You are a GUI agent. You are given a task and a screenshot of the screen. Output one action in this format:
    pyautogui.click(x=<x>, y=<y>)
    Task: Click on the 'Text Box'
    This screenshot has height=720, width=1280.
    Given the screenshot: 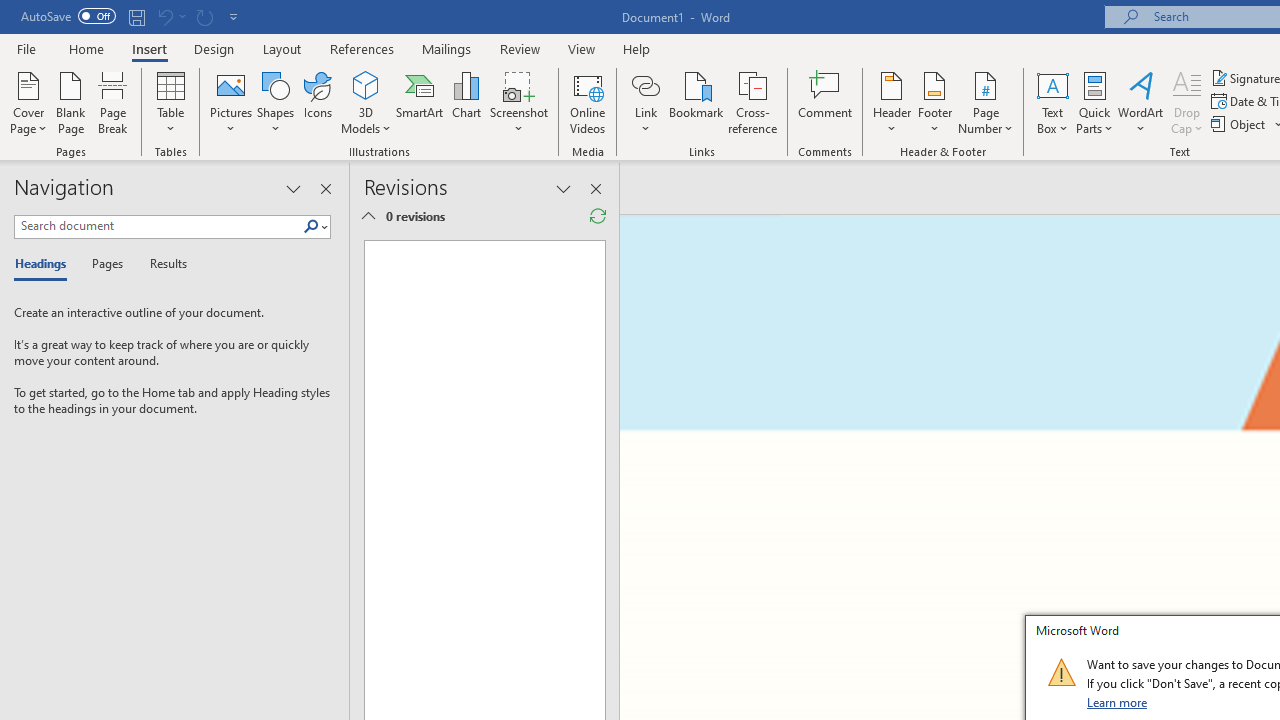 What is the action you would take?
    pyautogui.click(x=1051, y=103)
    